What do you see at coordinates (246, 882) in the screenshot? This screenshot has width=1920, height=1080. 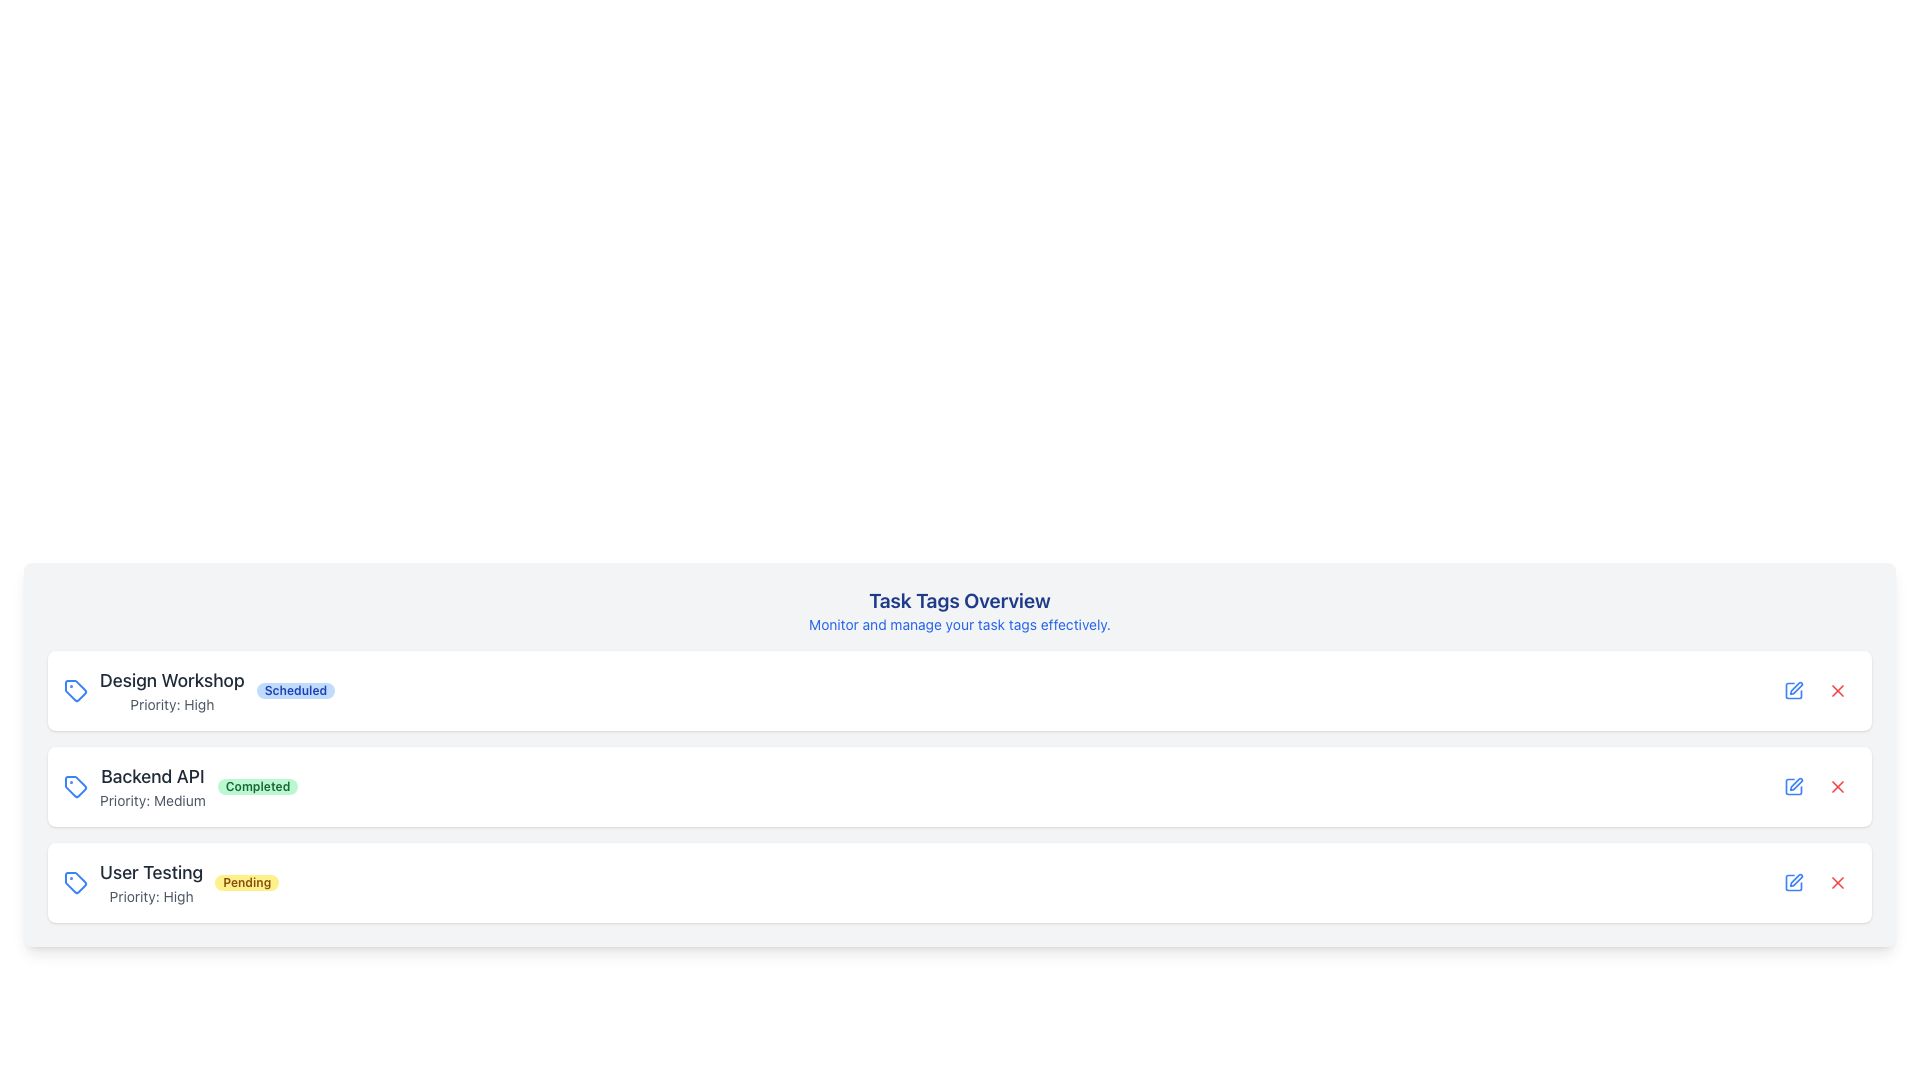 I see `the static text label indicating the status of 'User Testing', which displays 'Pending' in a pill-shaped yellow background` at bounding box center [246, 882].